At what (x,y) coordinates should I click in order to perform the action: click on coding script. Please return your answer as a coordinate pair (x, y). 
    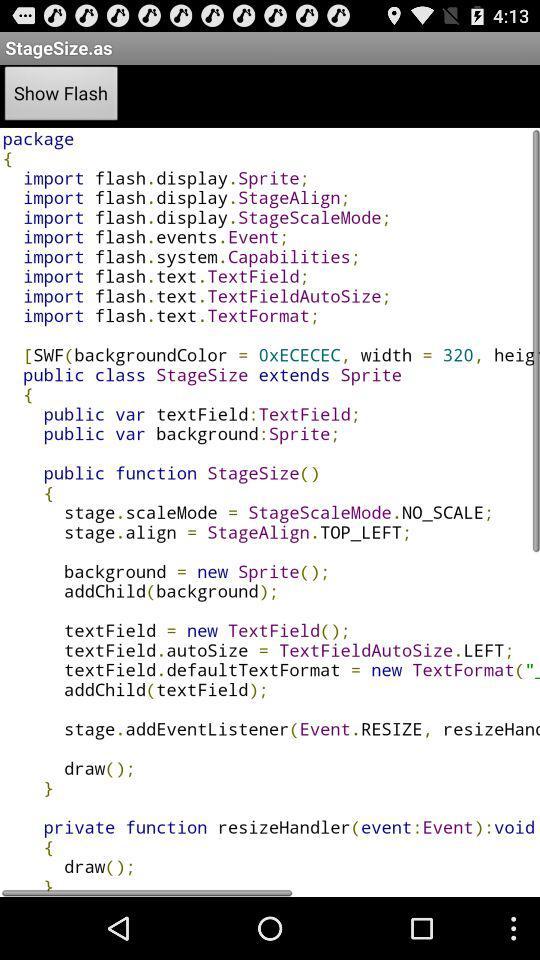
    Looking at the image, I should click on (270, 511).